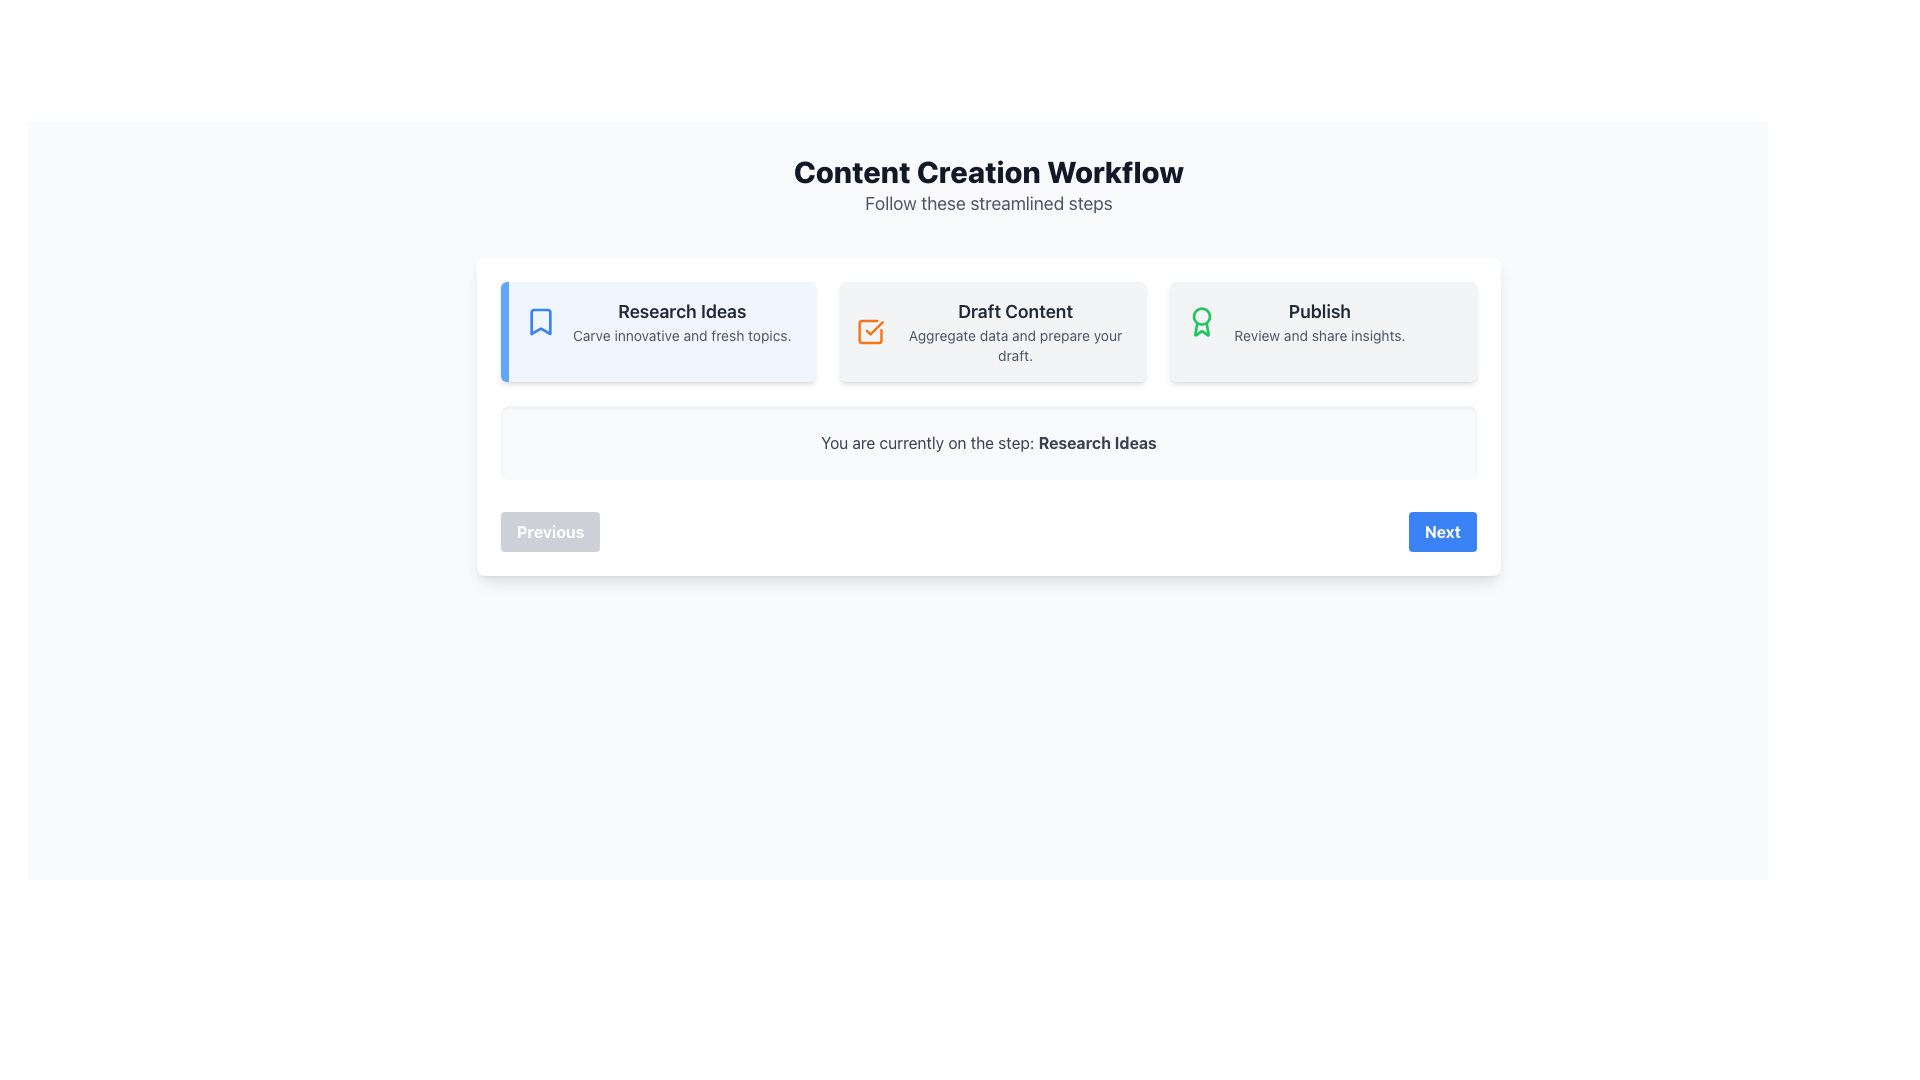 This screenshot has width=1920, height=1080. Describe the element at coordinates (682, 334) in the screenshot. I see `the descriptive text label located beneath the 'Research Ideas' heading in the first column of the multi-step workflow interface` at that location.